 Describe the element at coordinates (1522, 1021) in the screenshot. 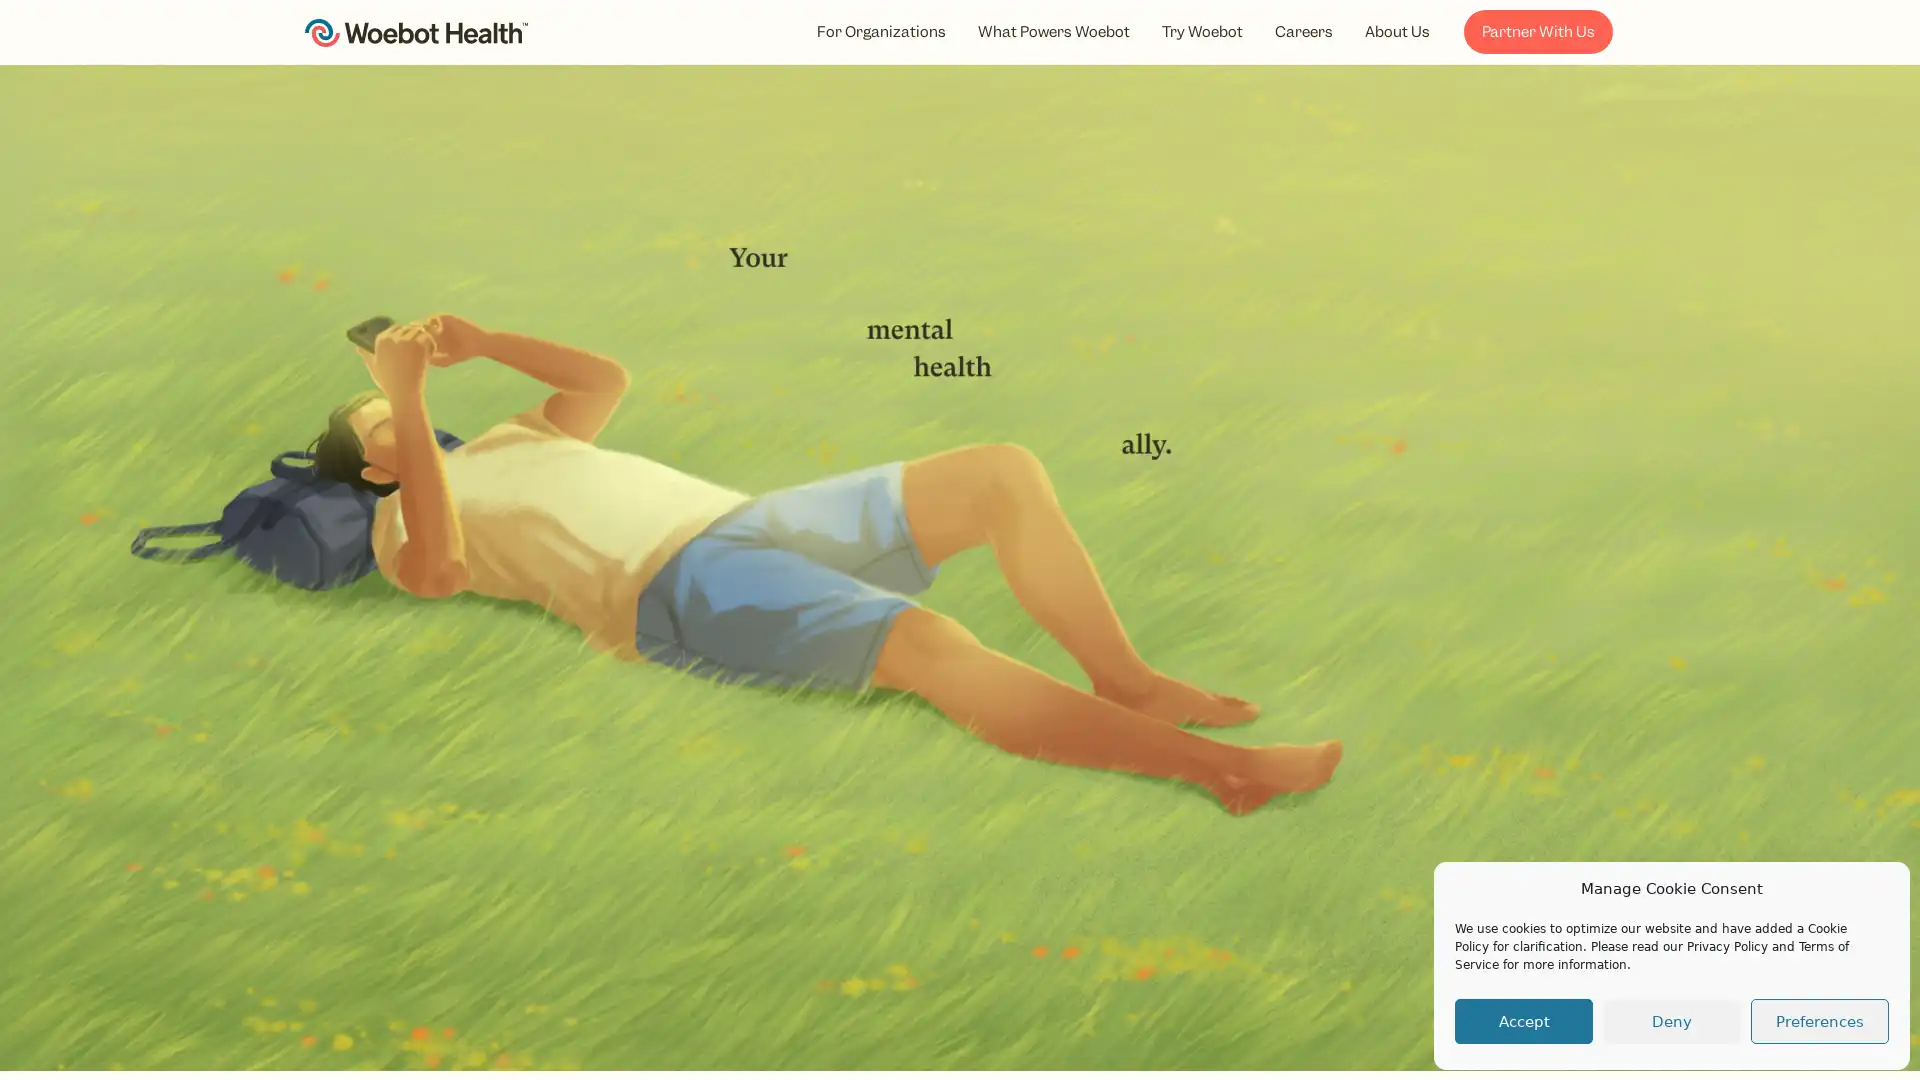

I see `Accept` at that location.